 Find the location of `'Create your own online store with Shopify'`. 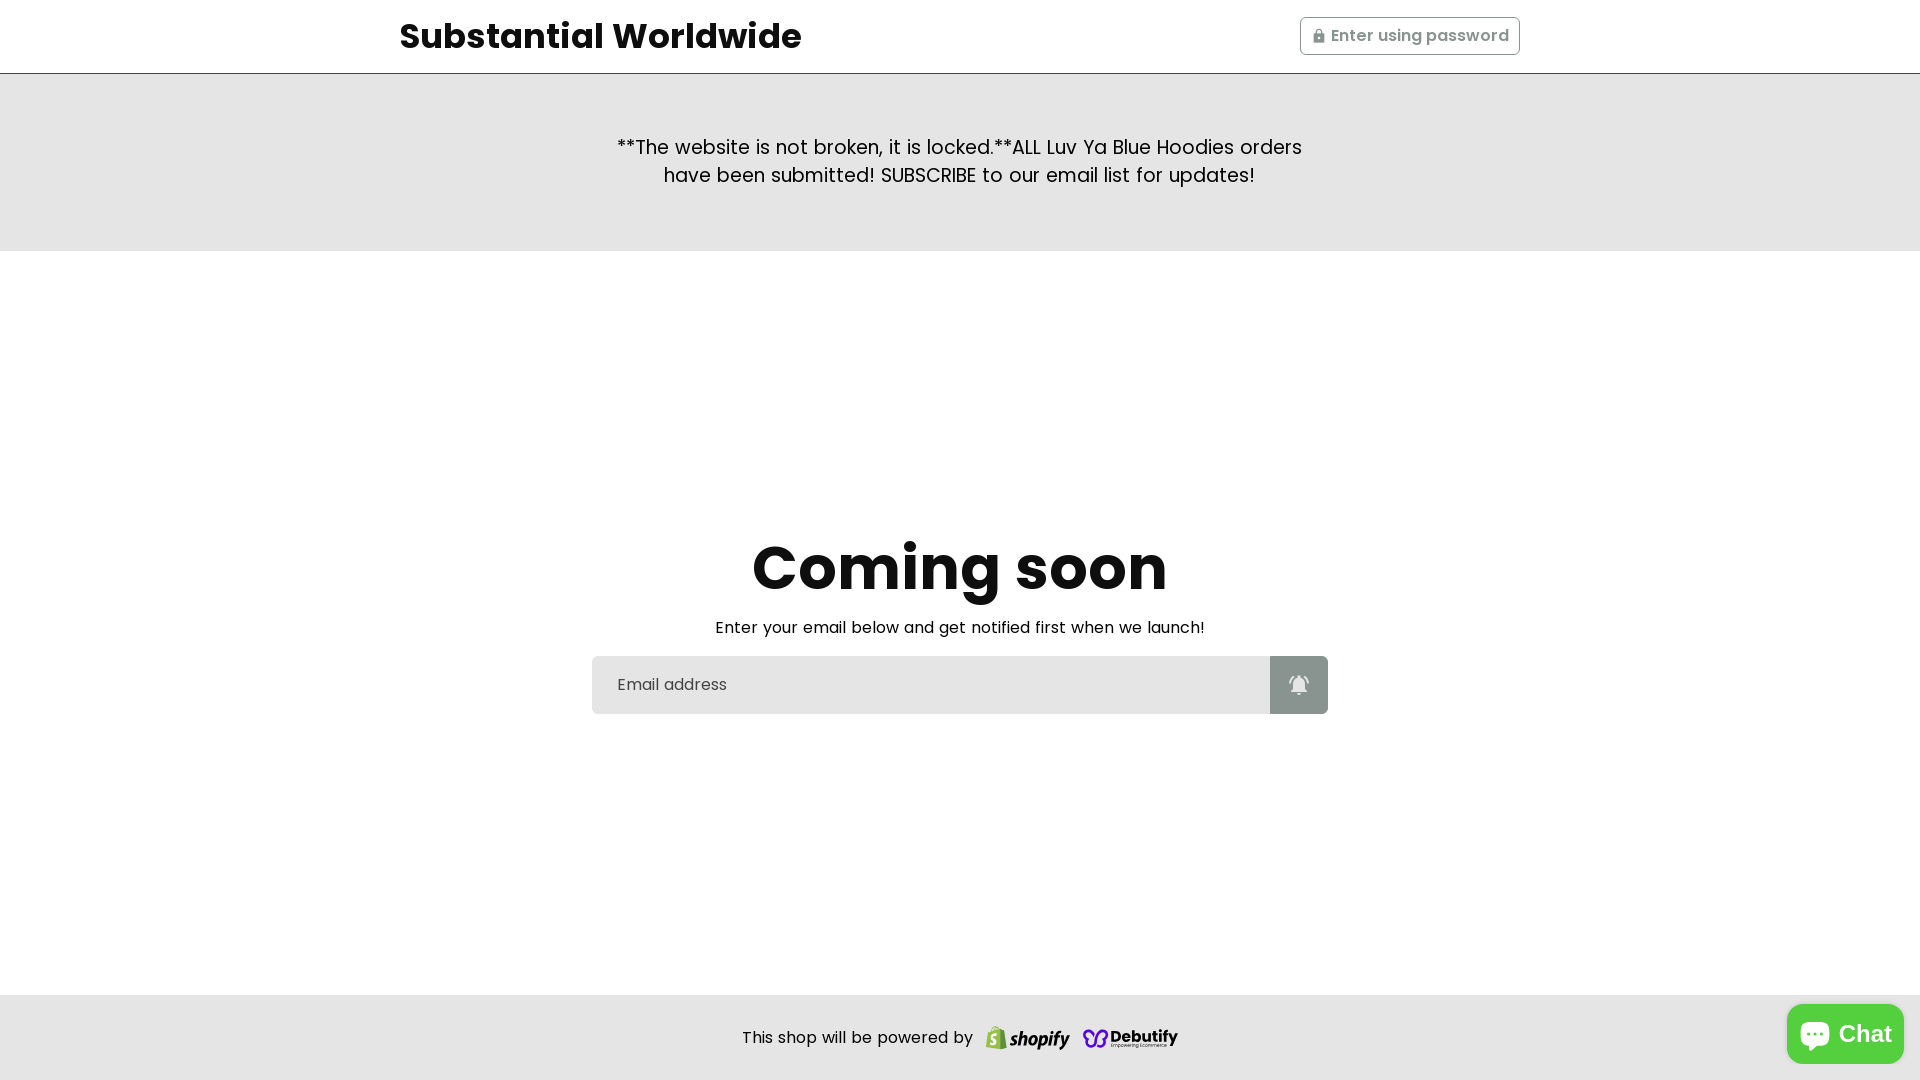

'Create your own online store with Shopify' is located at coordinates (1027, 1036).